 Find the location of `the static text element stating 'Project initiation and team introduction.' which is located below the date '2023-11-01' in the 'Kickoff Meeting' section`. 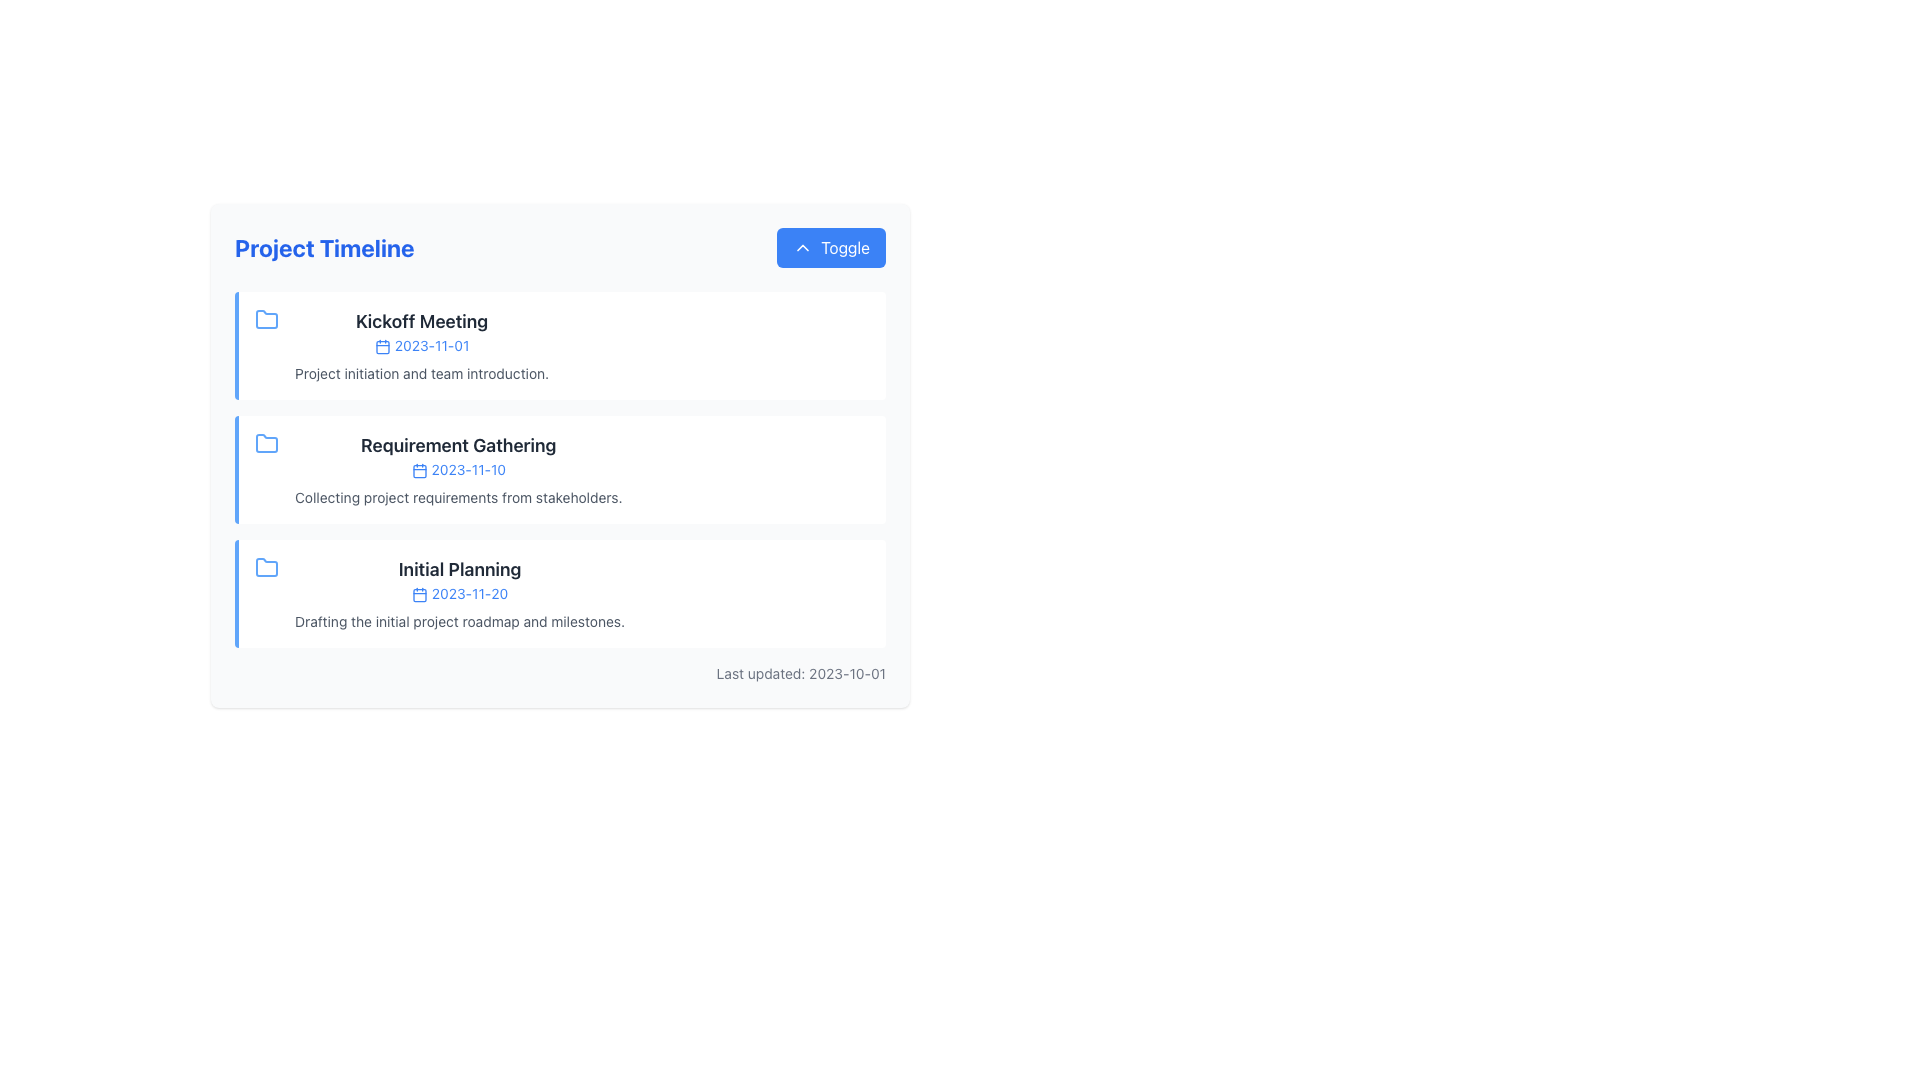

the static text element stating 'Project initiation and team introduction.' which is located below the date '2023-11-01' in the 'Kickoff Meeting' section is located at coordinates (421, 374).